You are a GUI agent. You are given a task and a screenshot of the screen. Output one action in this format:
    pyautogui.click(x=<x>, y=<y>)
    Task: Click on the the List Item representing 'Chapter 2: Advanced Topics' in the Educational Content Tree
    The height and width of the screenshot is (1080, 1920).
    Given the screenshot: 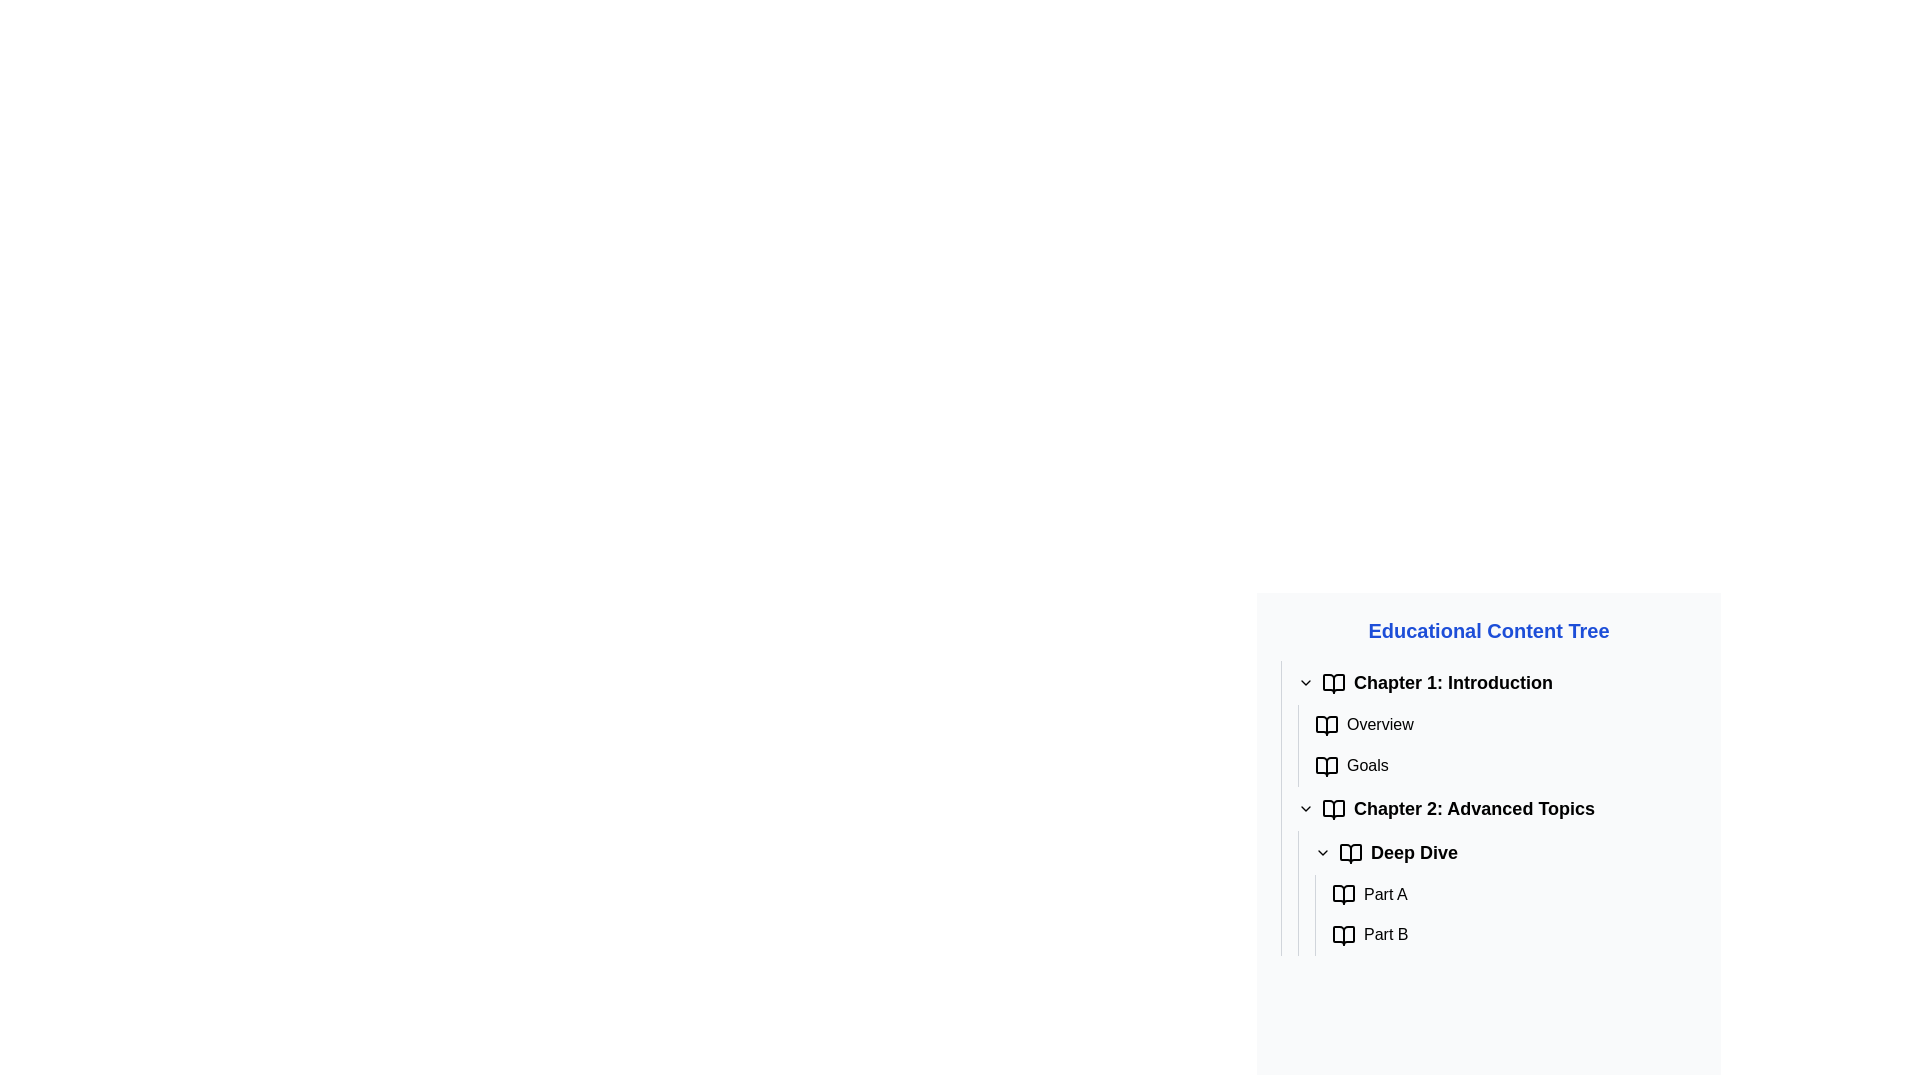 What is the action you would take?
    pyautogui.click(x=1497, y=807)
    